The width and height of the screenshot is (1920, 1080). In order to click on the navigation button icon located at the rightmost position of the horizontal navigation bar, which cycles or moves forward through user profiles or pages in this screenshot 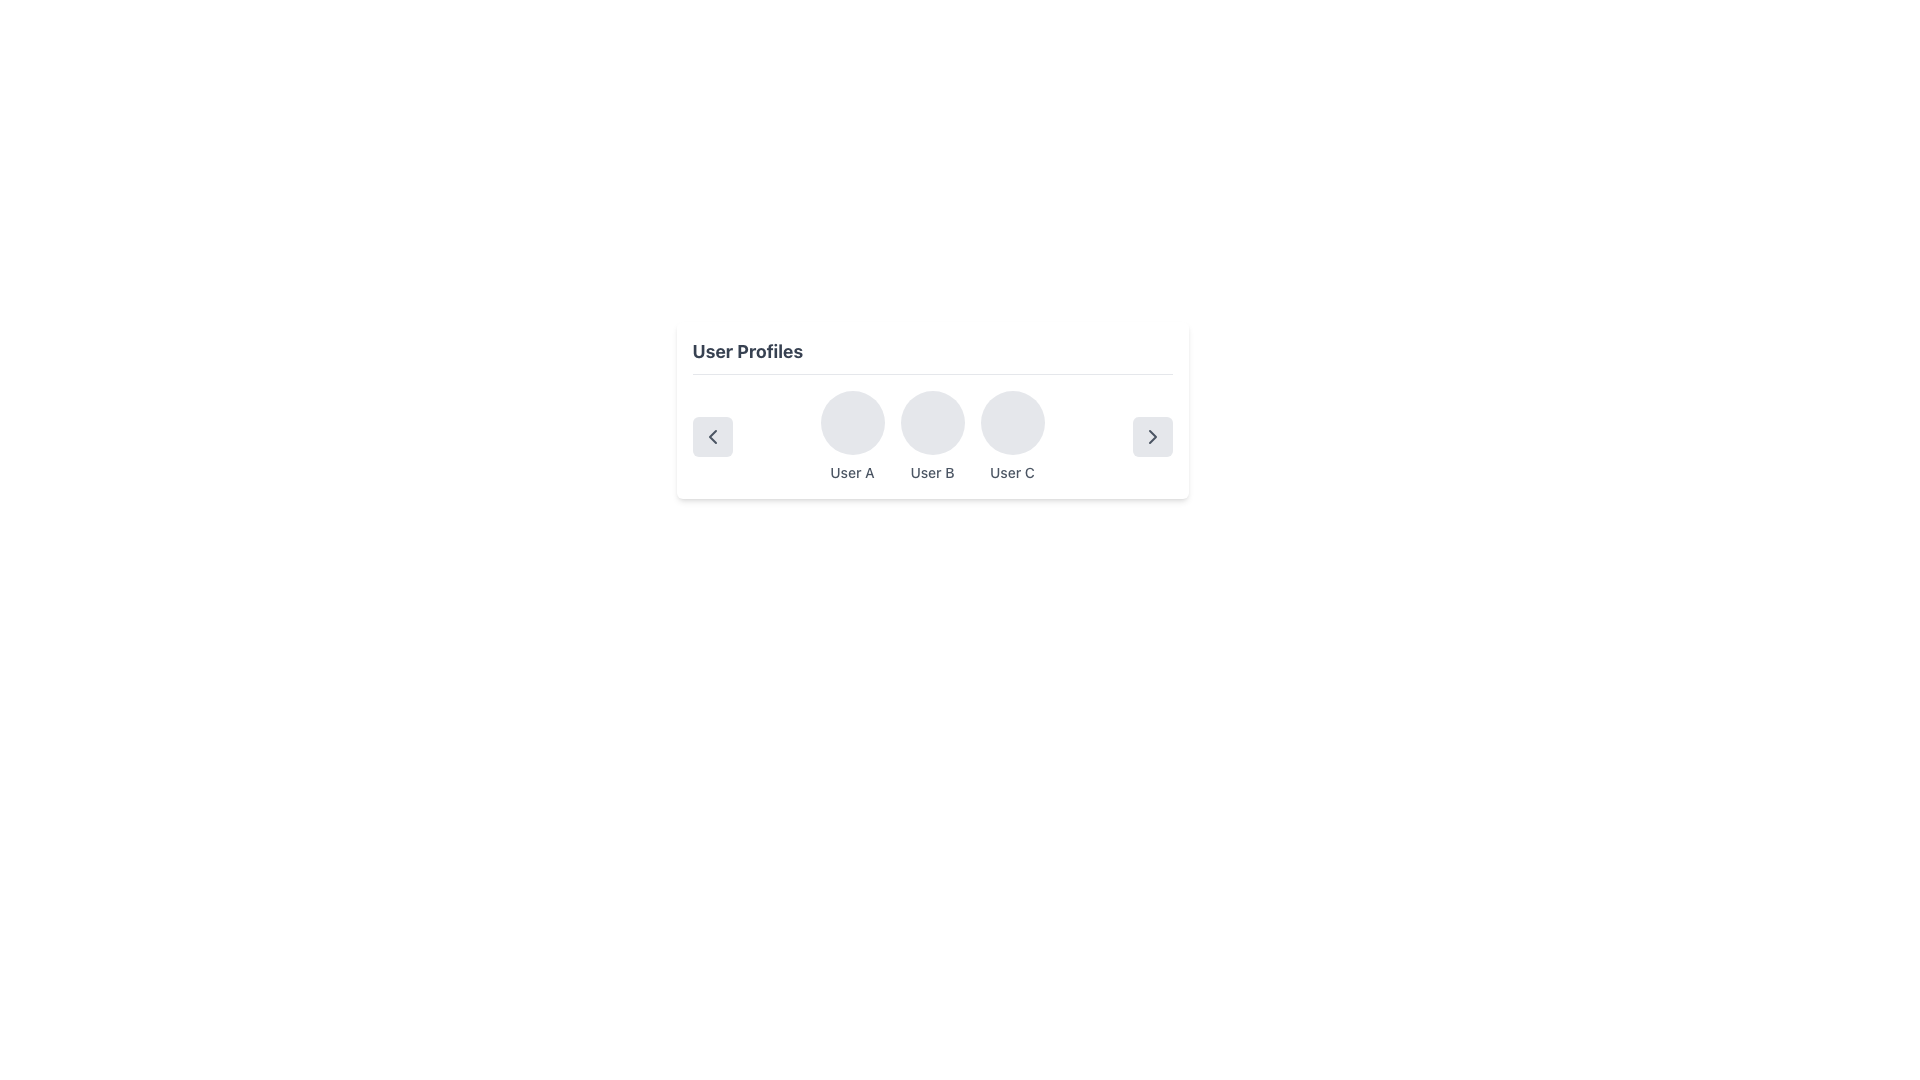, I will do `click(1152, 435)`.